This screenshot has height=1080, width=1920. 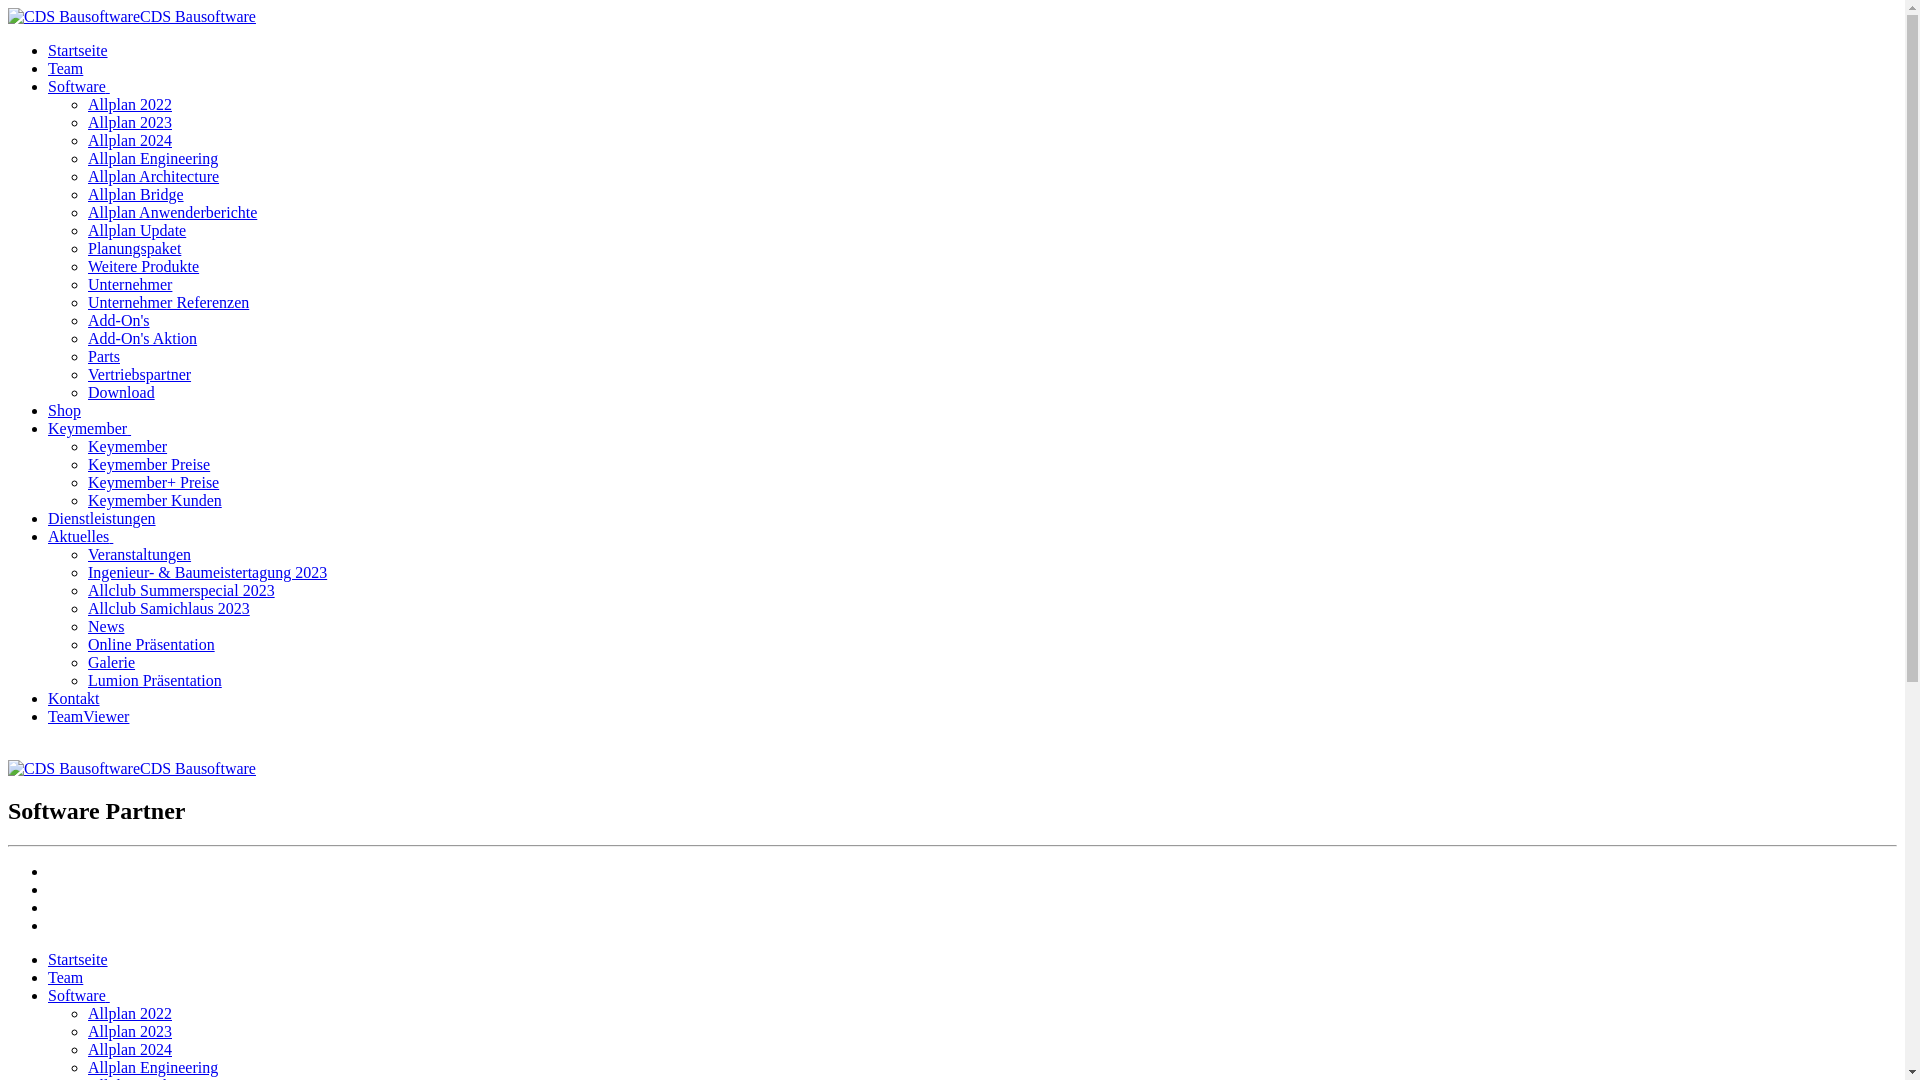 I want to click on 'Veranstaltungen', so click(x=138, y=554).